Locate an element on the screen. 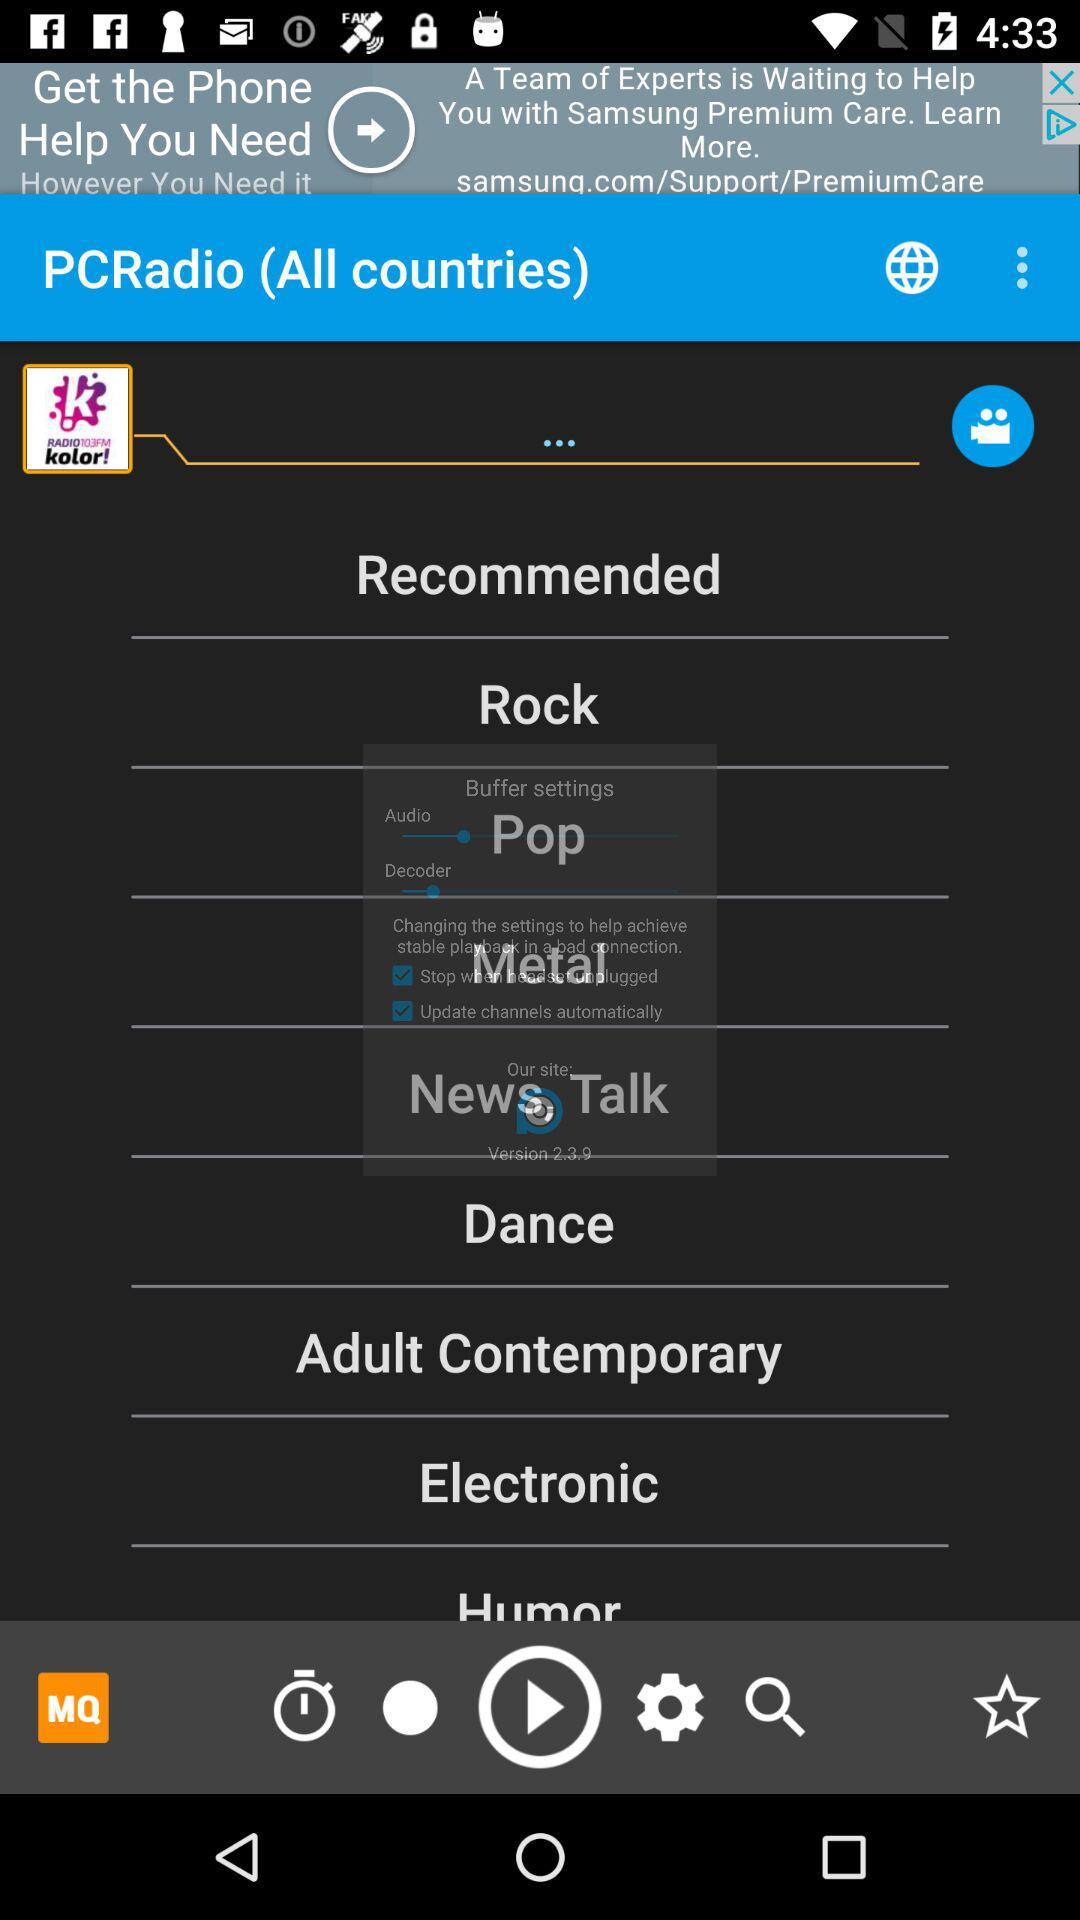 This screenshot has height=1920, width=1080. to search option is located at coordinates (774, 1706).